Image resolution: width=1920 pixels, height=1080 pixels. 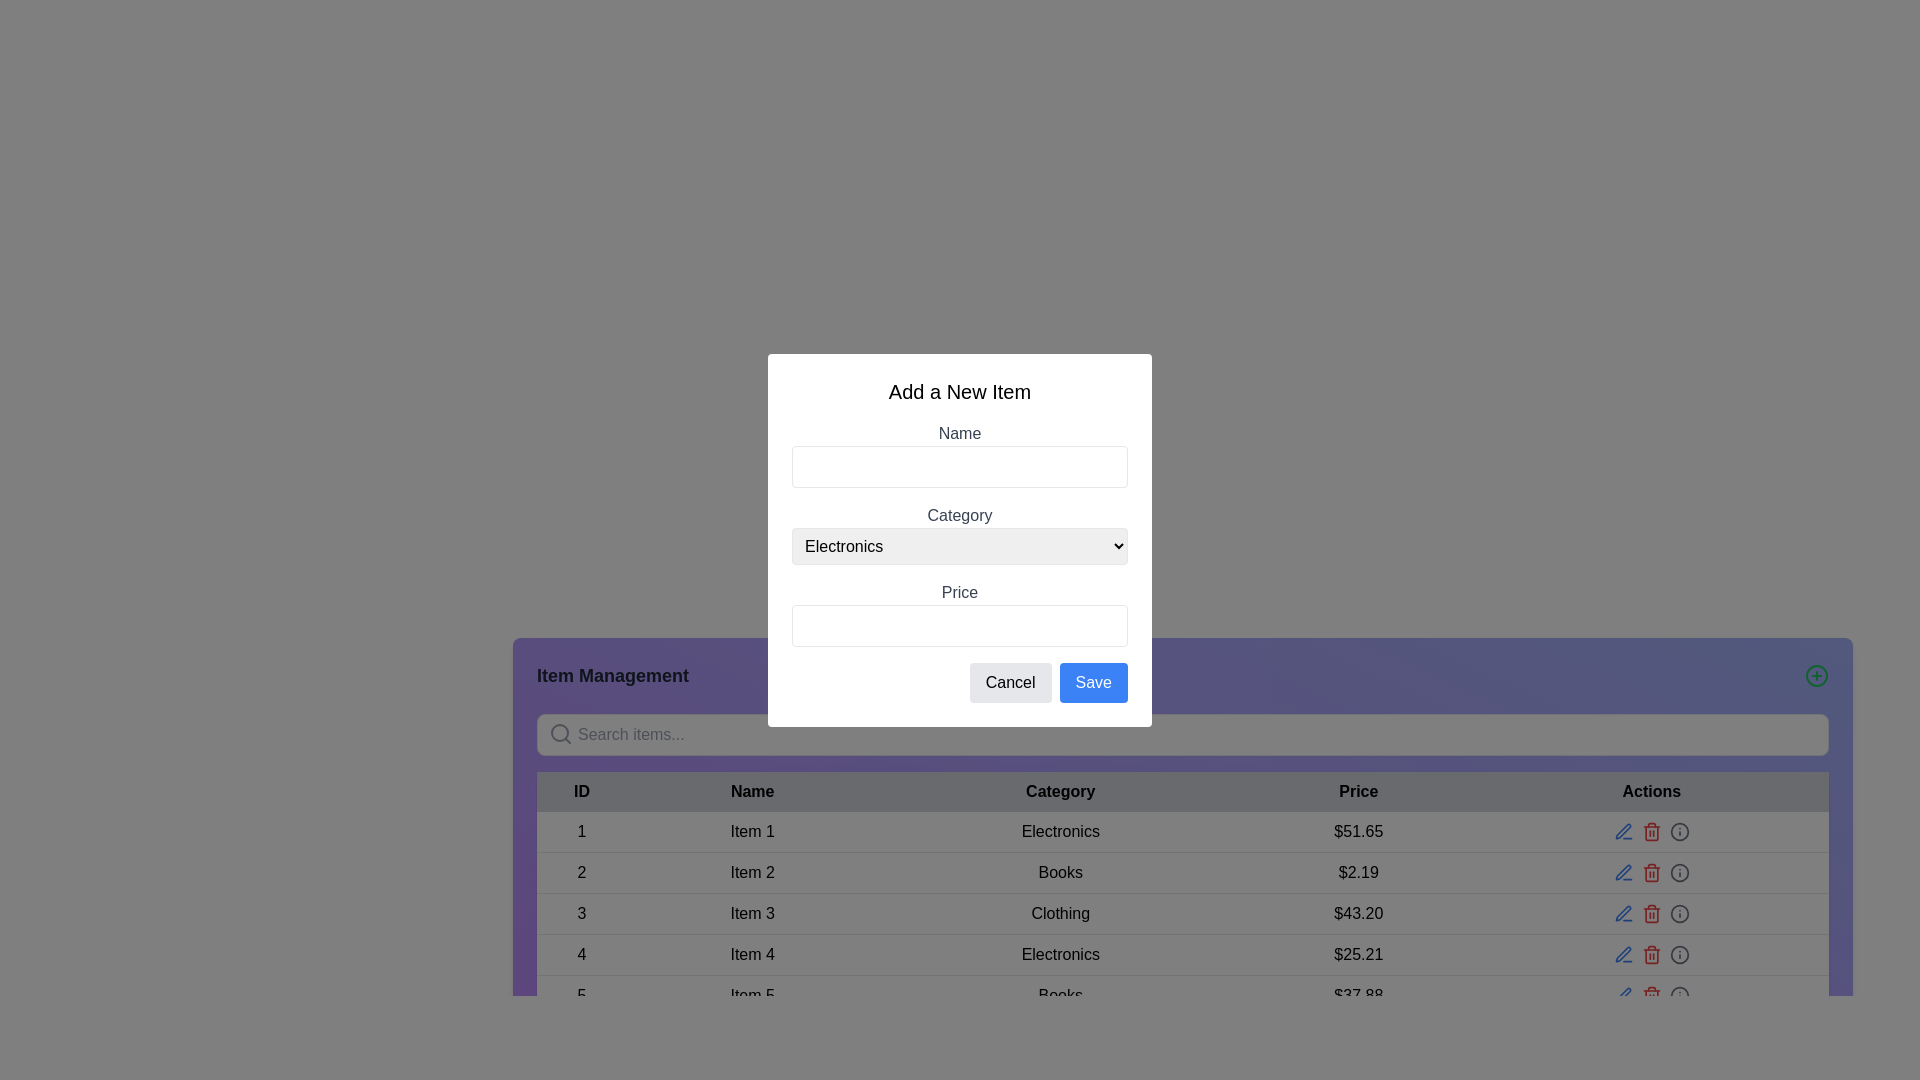 I want to click on the 'Name' table header cell, so click(x=751, y=790).